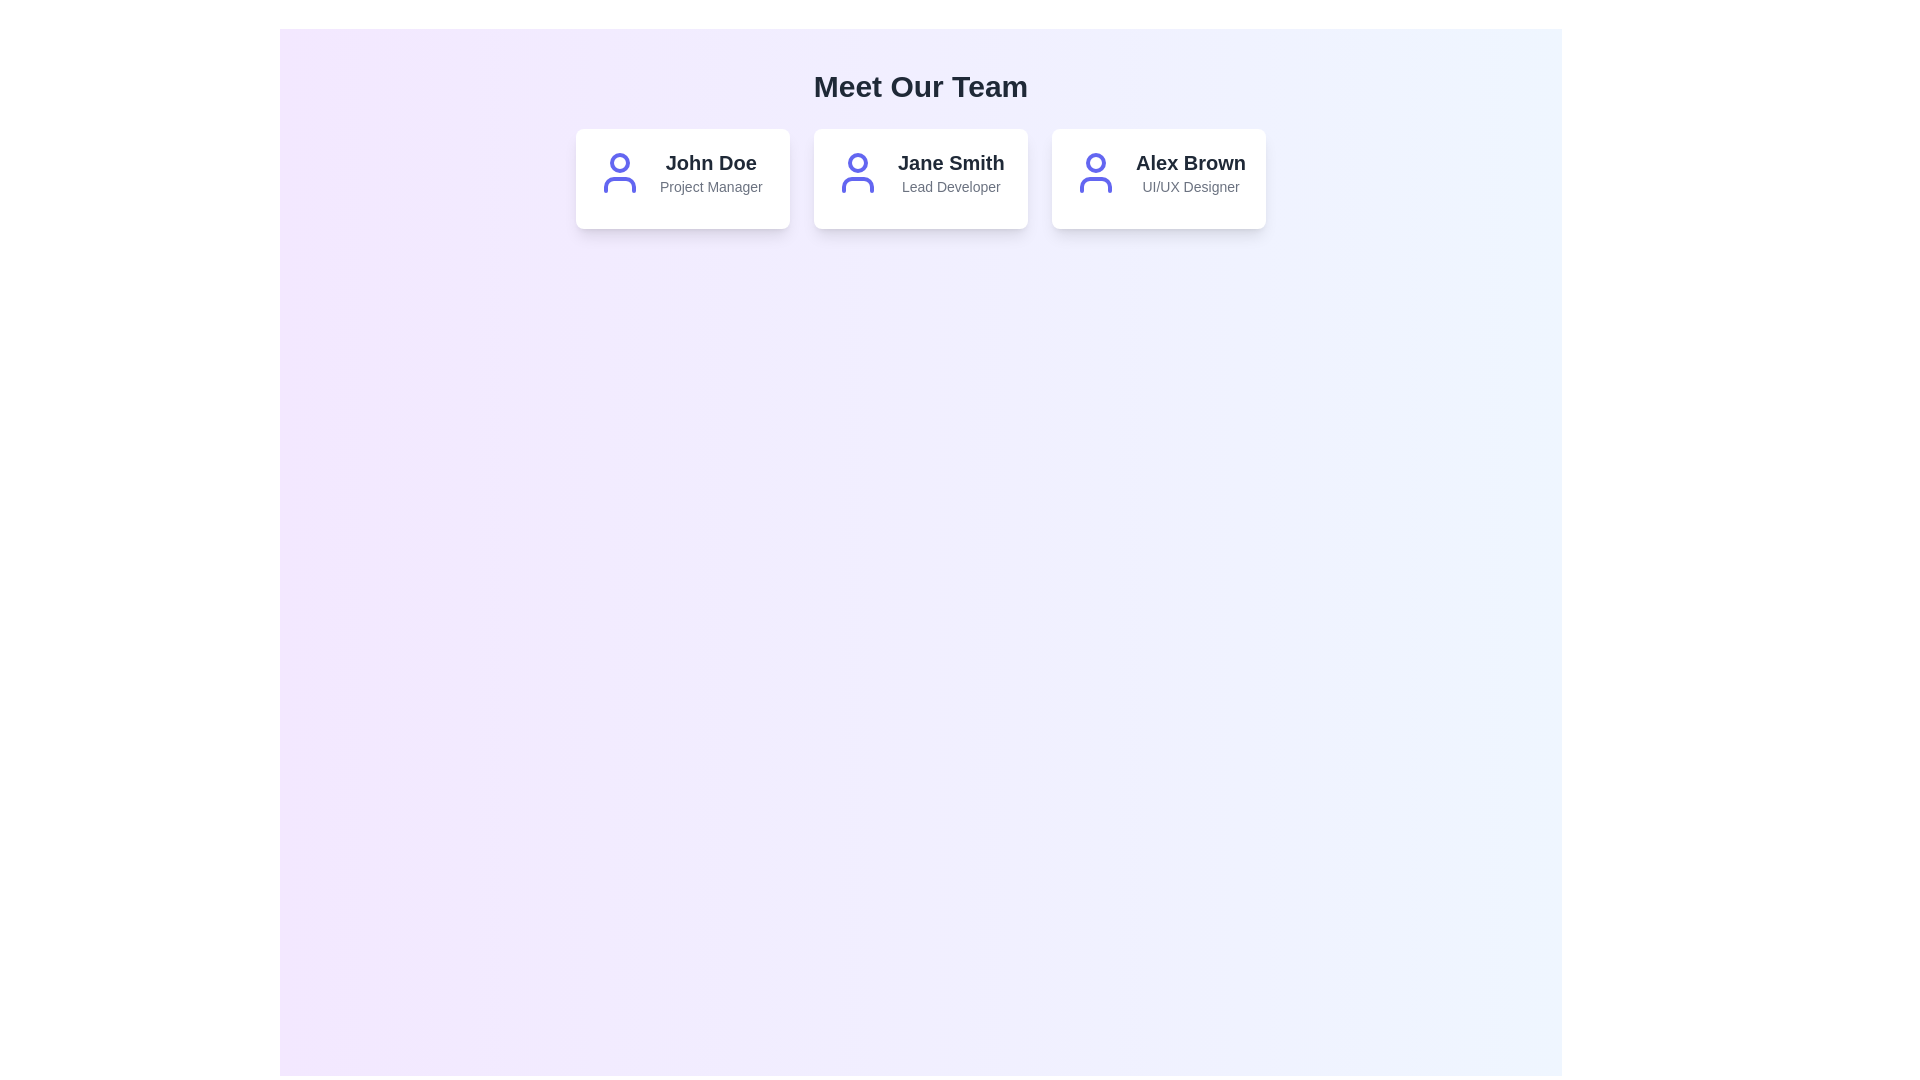 Image resolution: width=1920 pixels, height=1080 pixels. What do you see at coordinates (618, 161) in the screenshot?
I see `the decorative circle representing the head in the user icon graphic under 'Meet Our Team' for the user 'John Doe'` at bounding box center [618, 161].